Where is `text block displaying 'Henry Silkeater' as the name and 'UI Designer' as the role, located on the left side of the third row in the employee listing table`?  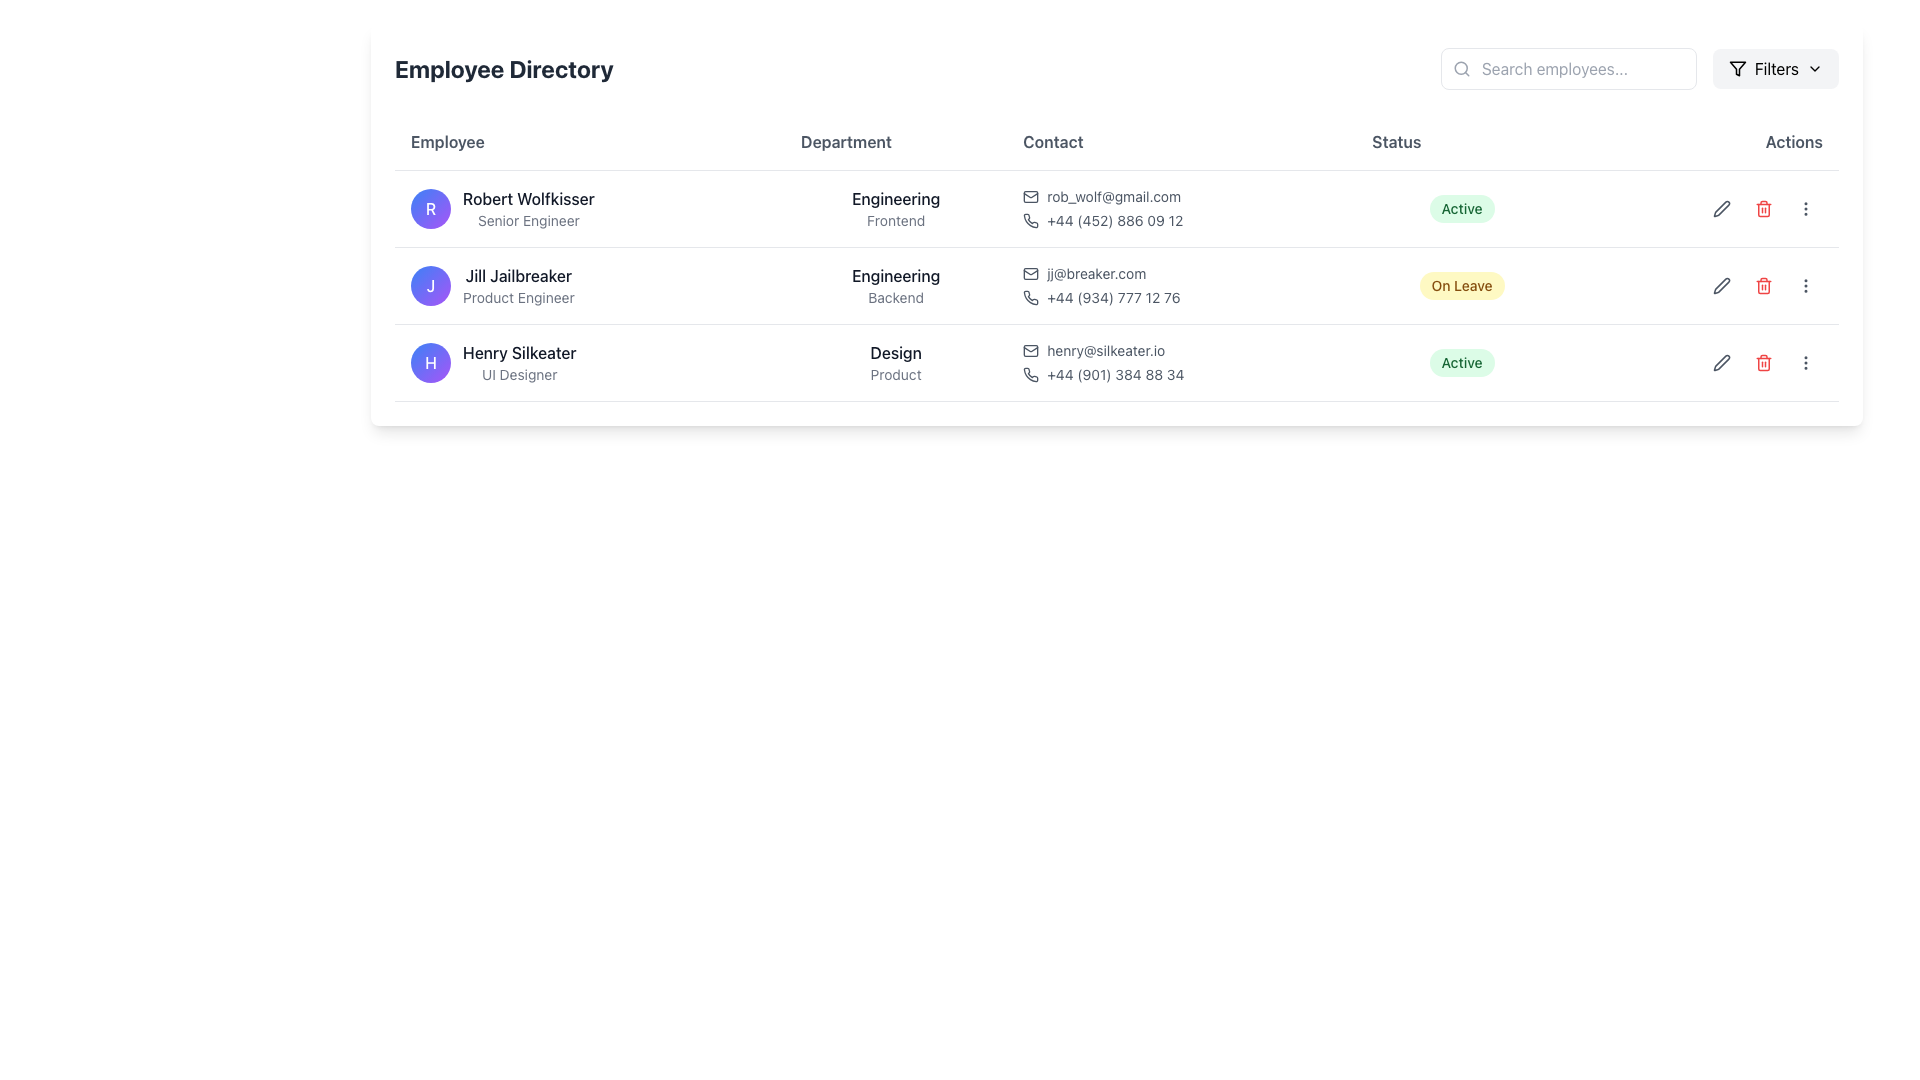 text block displaying 'Henry Silkeater' as the name and 'UI Designer' as the role, located on the left side of the third row in the employee listing table is located at coordinates (519, 362).